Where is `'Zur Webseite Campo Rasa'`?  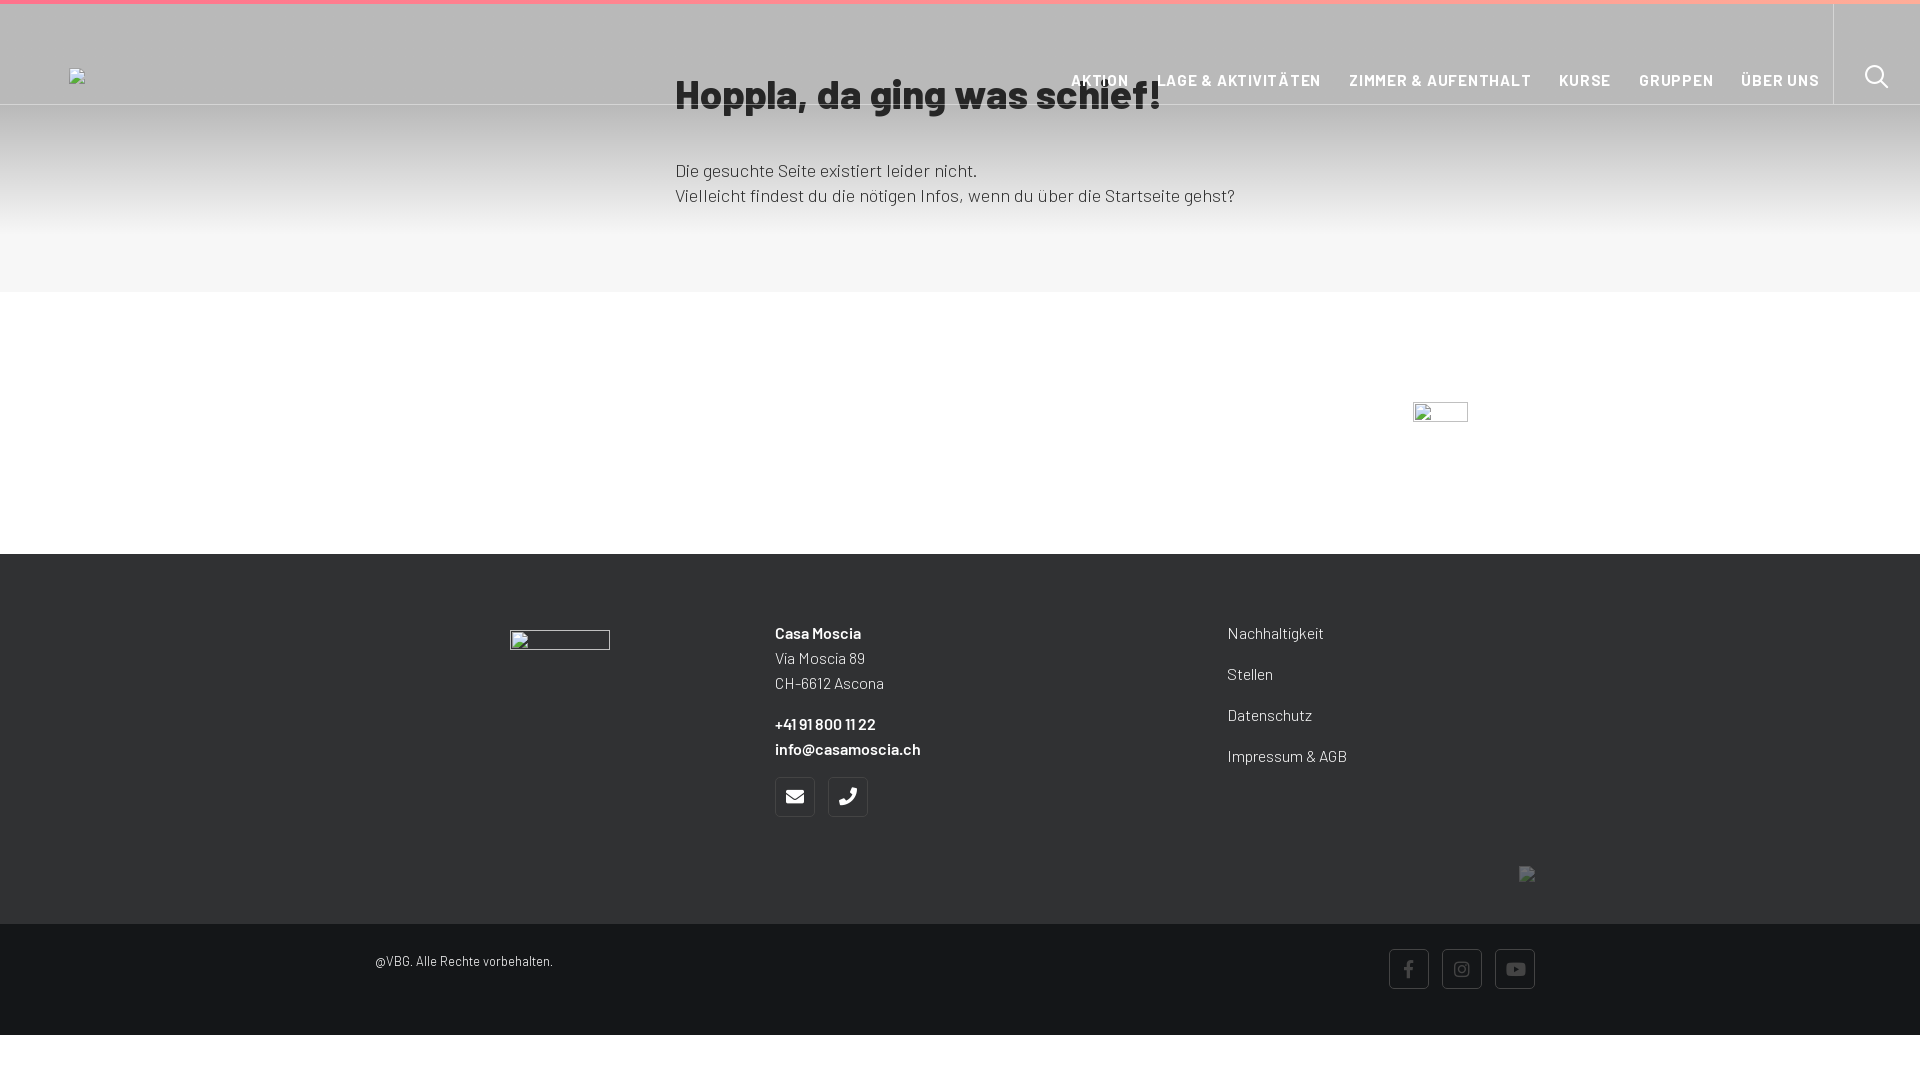
'Zur Webseite Campo Rasa' is located at coordinates (1440, 426).